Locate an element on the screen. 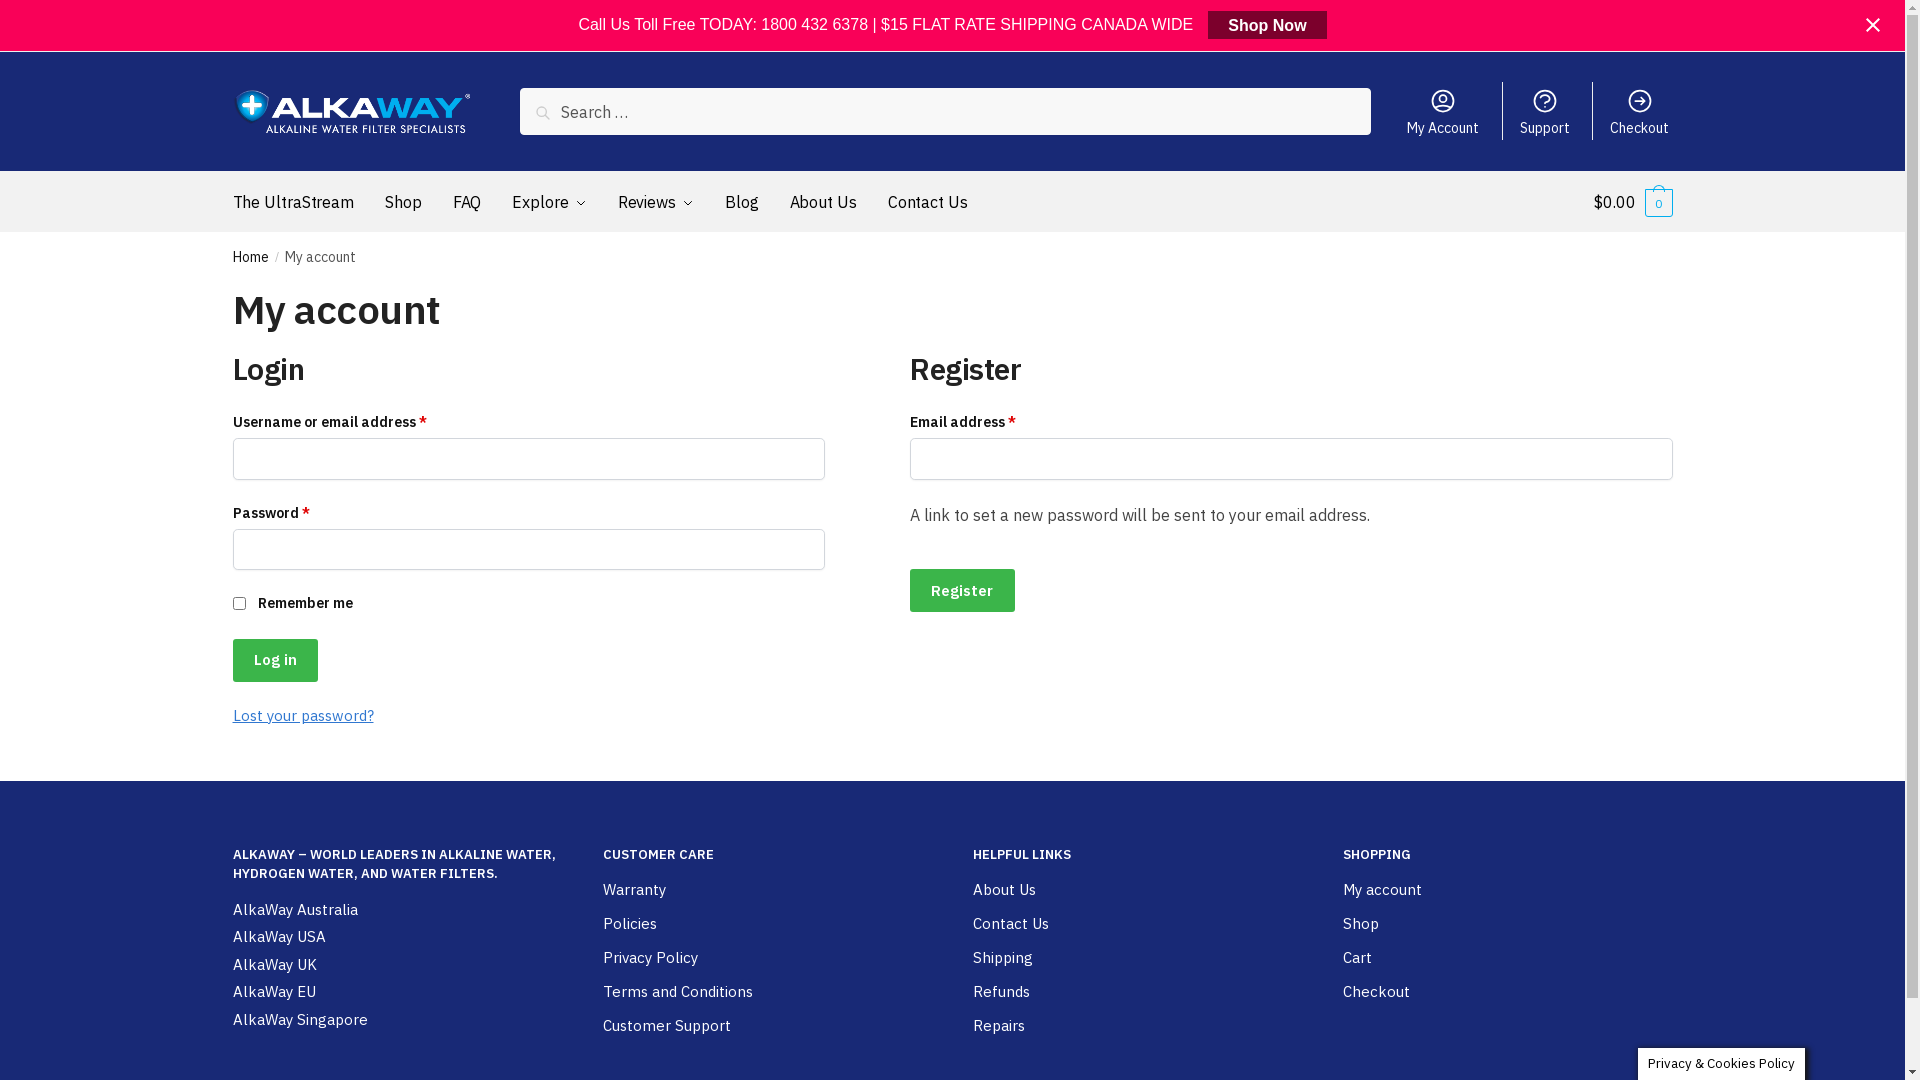  'FAQ' is located at coordinates (444, 201).